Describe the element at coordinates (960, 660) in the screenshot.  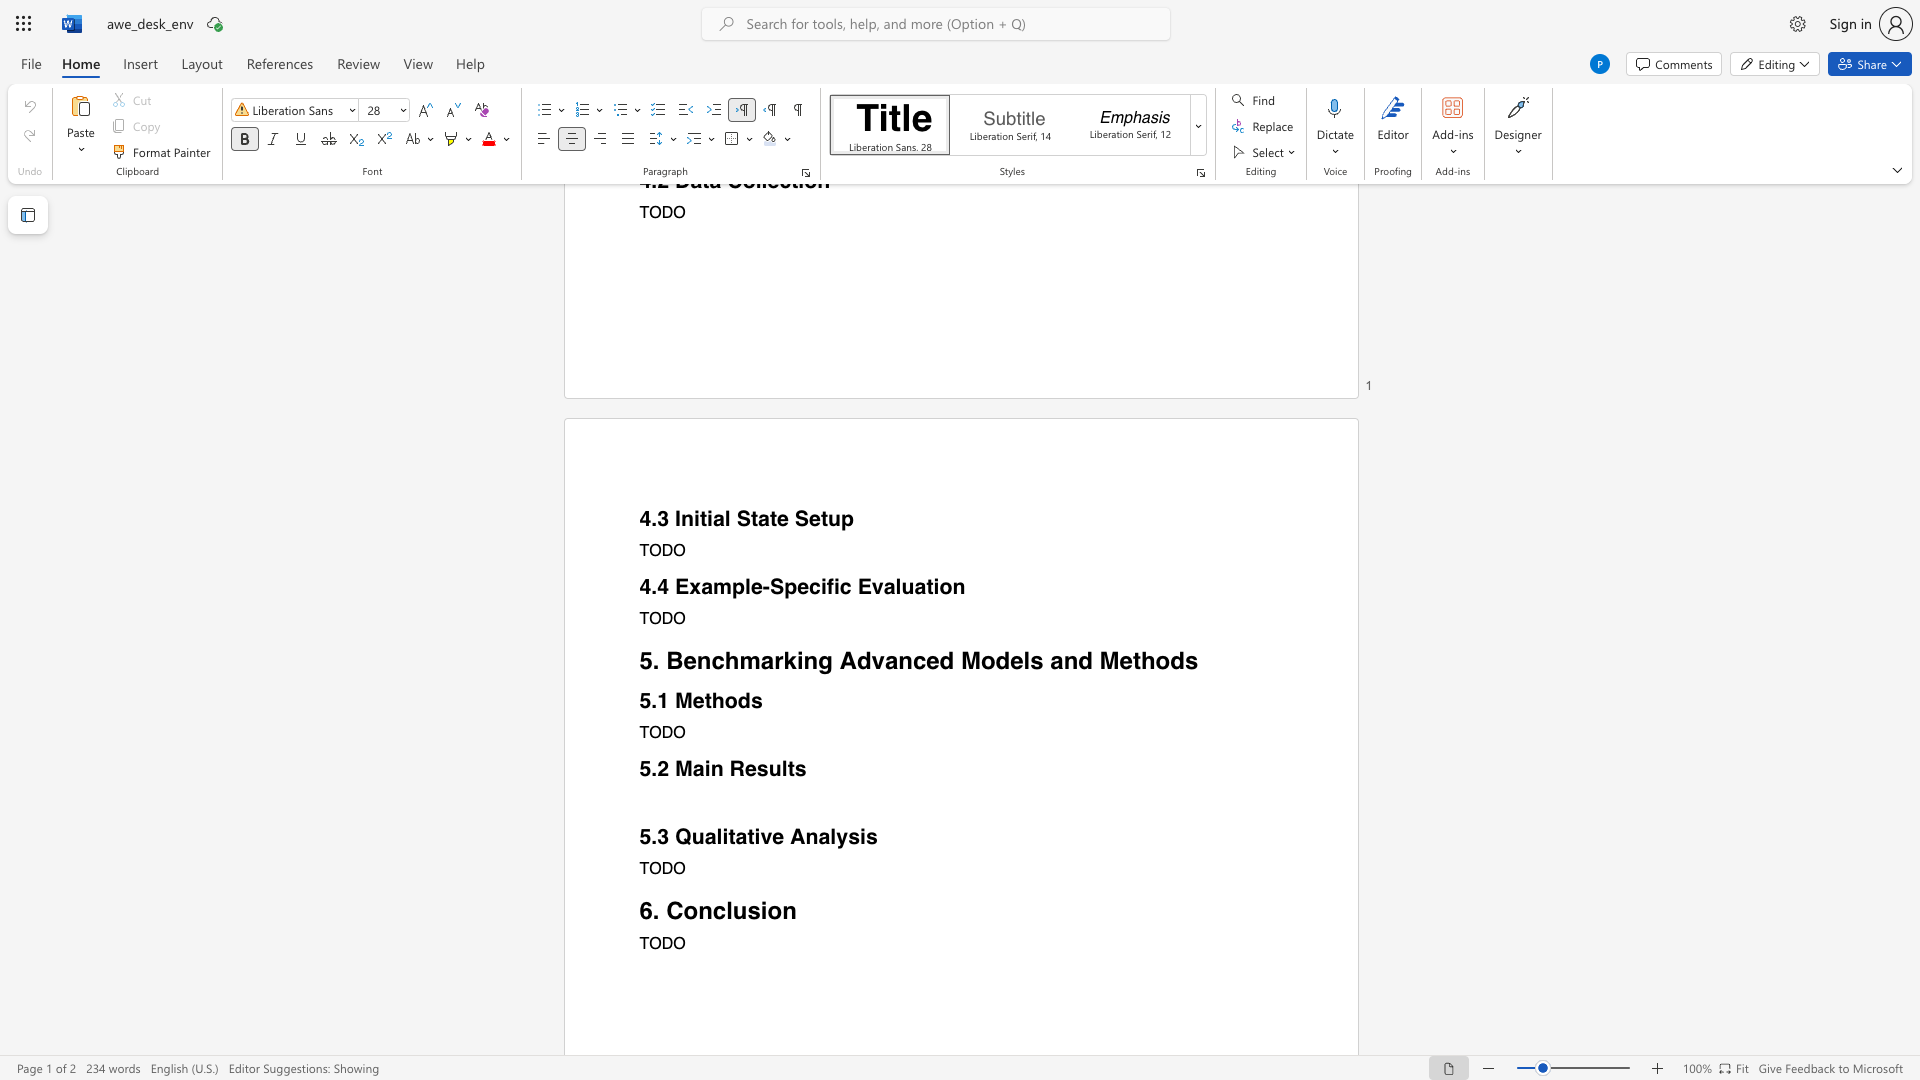
I see `the subset text "Mode" within the text "5. Benchmarking Advanced Models and Methods"` at that location.